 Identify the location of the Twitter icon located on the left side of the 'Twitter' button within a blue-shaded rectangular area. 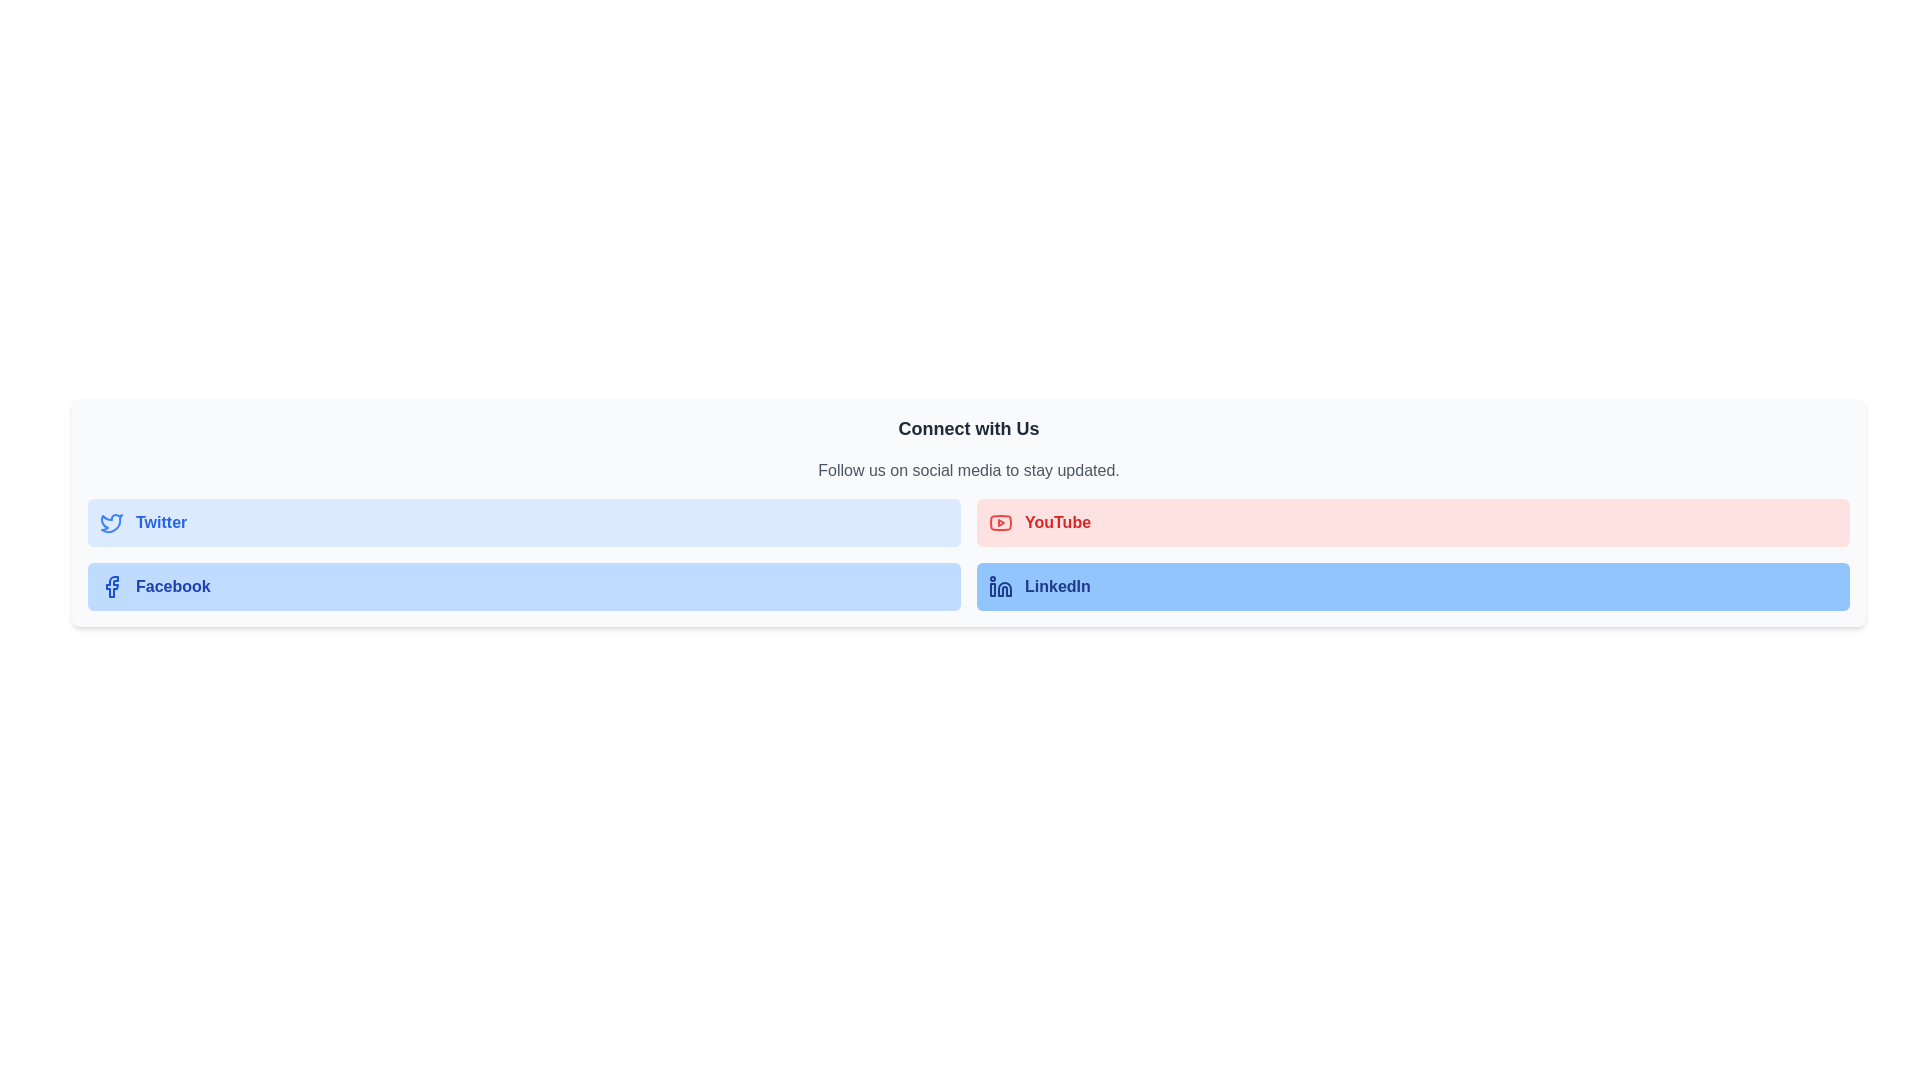
(110, 522).